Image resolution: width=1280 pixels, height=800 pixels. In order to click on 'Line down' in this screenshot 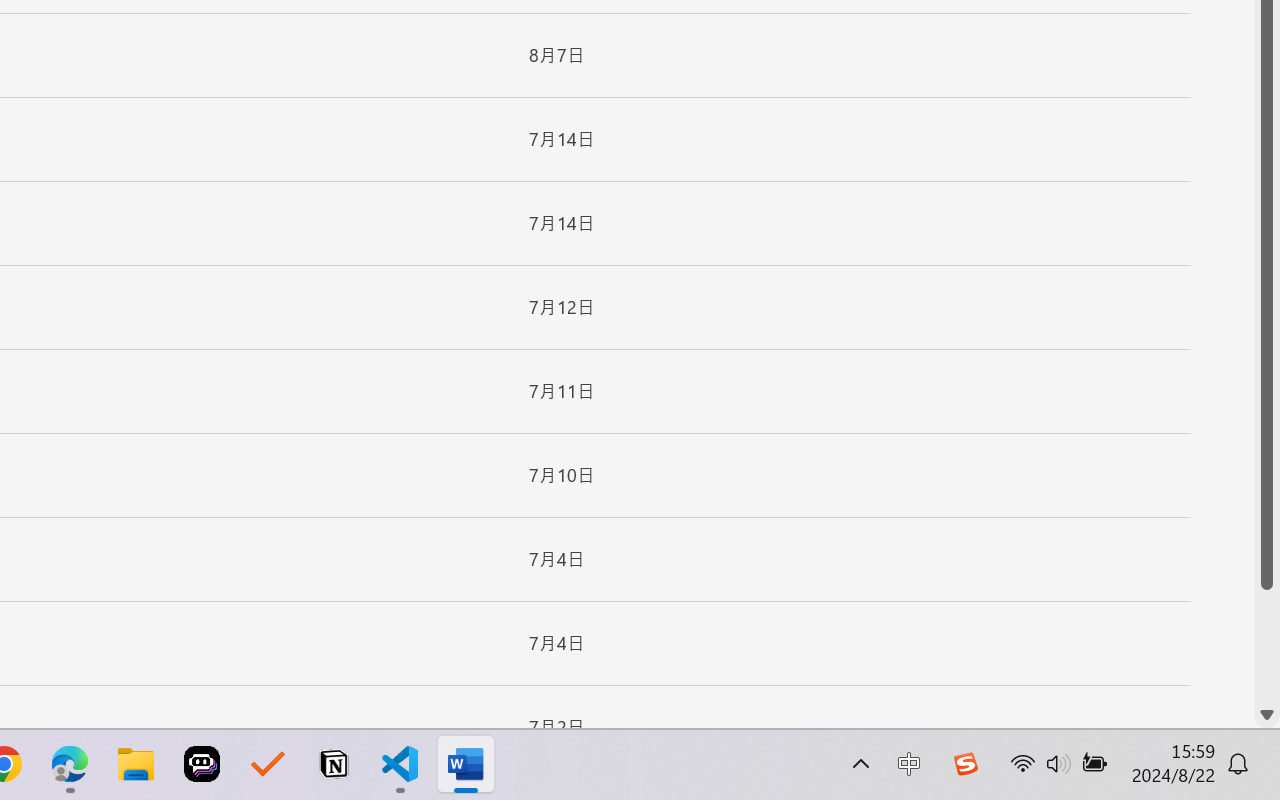, I will do `click(1266, 714)`.